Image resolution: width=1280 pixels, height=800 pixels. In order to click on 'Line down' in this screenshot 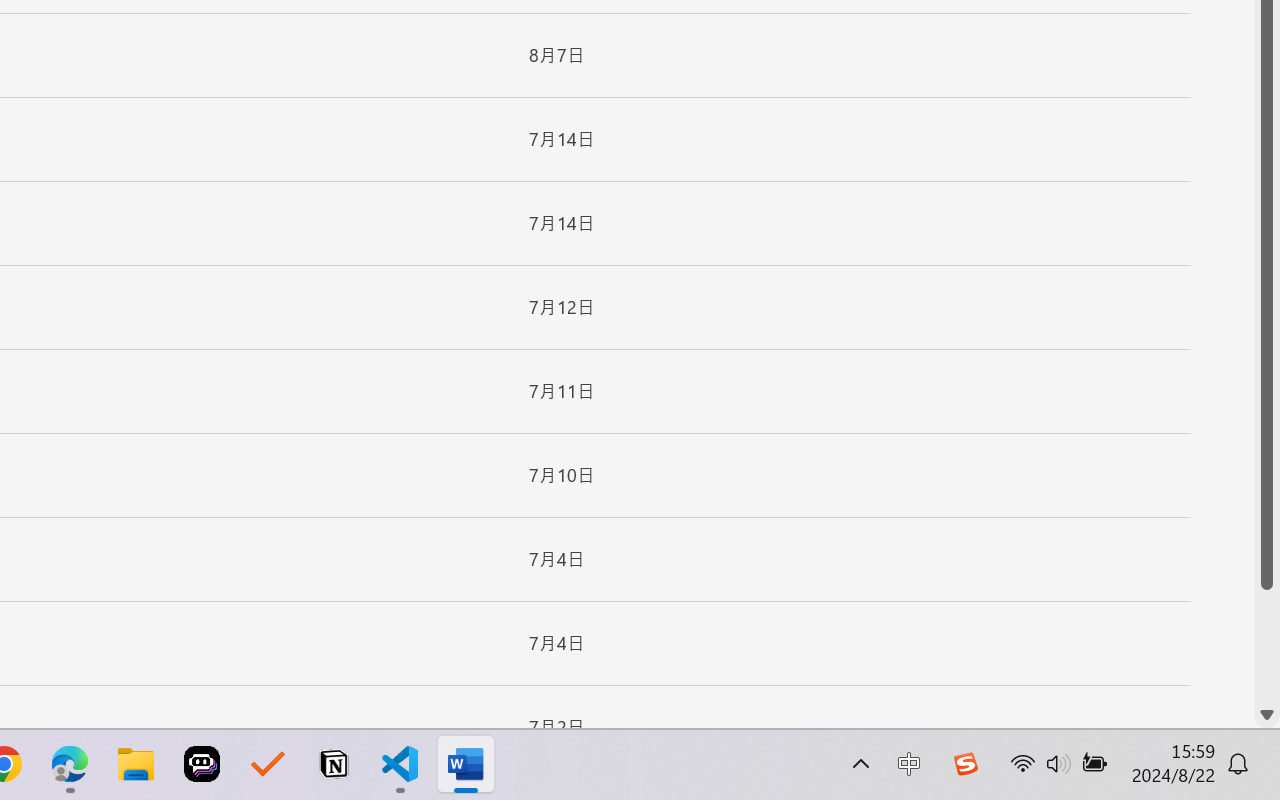, I will do `click(1266, 714)`.